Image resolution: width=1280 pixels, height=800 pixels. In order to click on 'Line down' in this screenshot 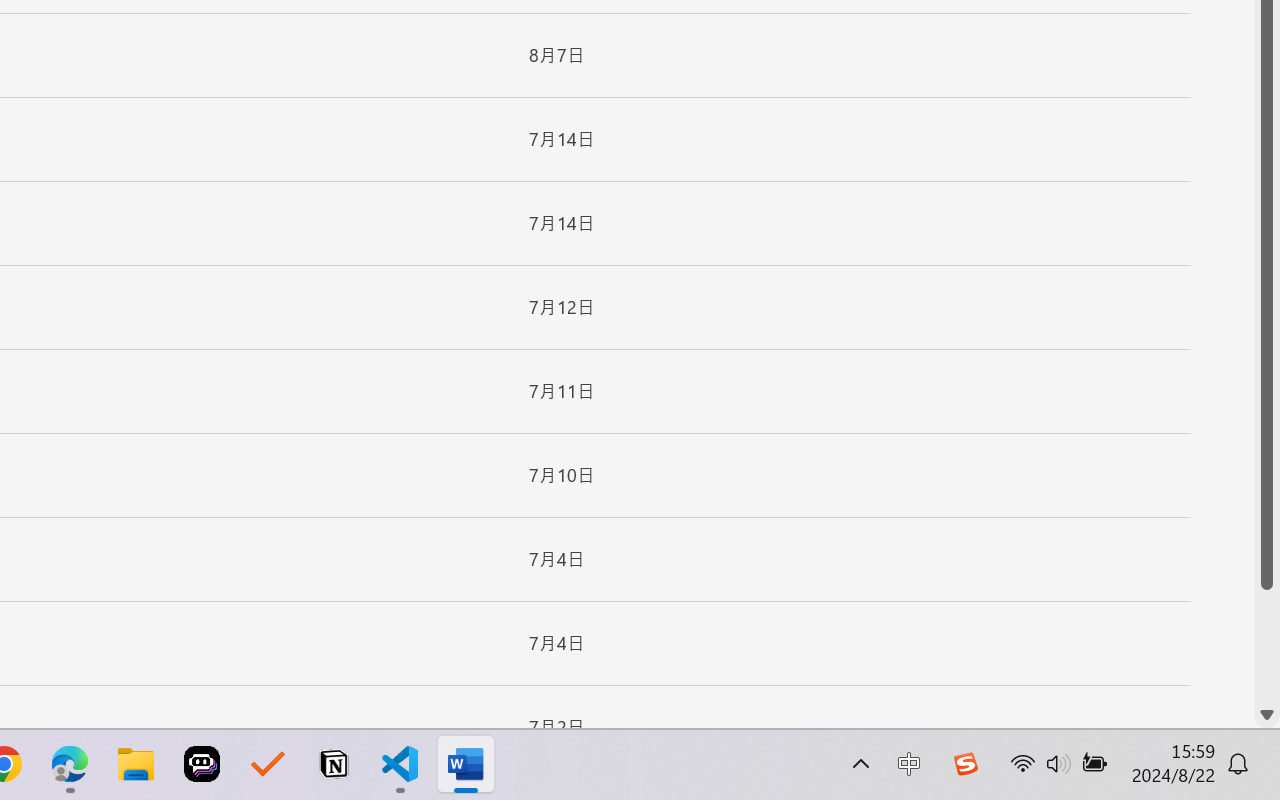, I will do `click(1266, 714)`.